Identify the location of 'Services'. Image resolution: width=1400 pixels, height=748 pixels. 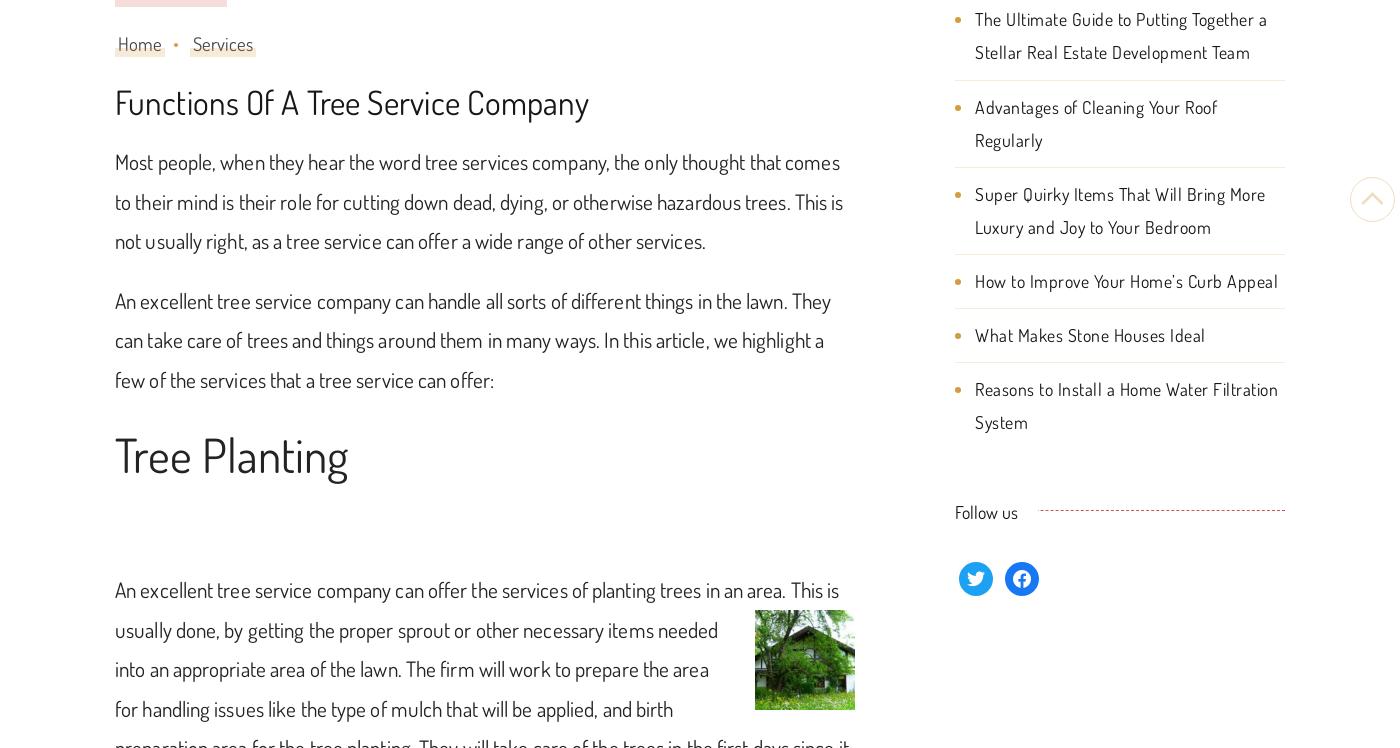
(221, 43).